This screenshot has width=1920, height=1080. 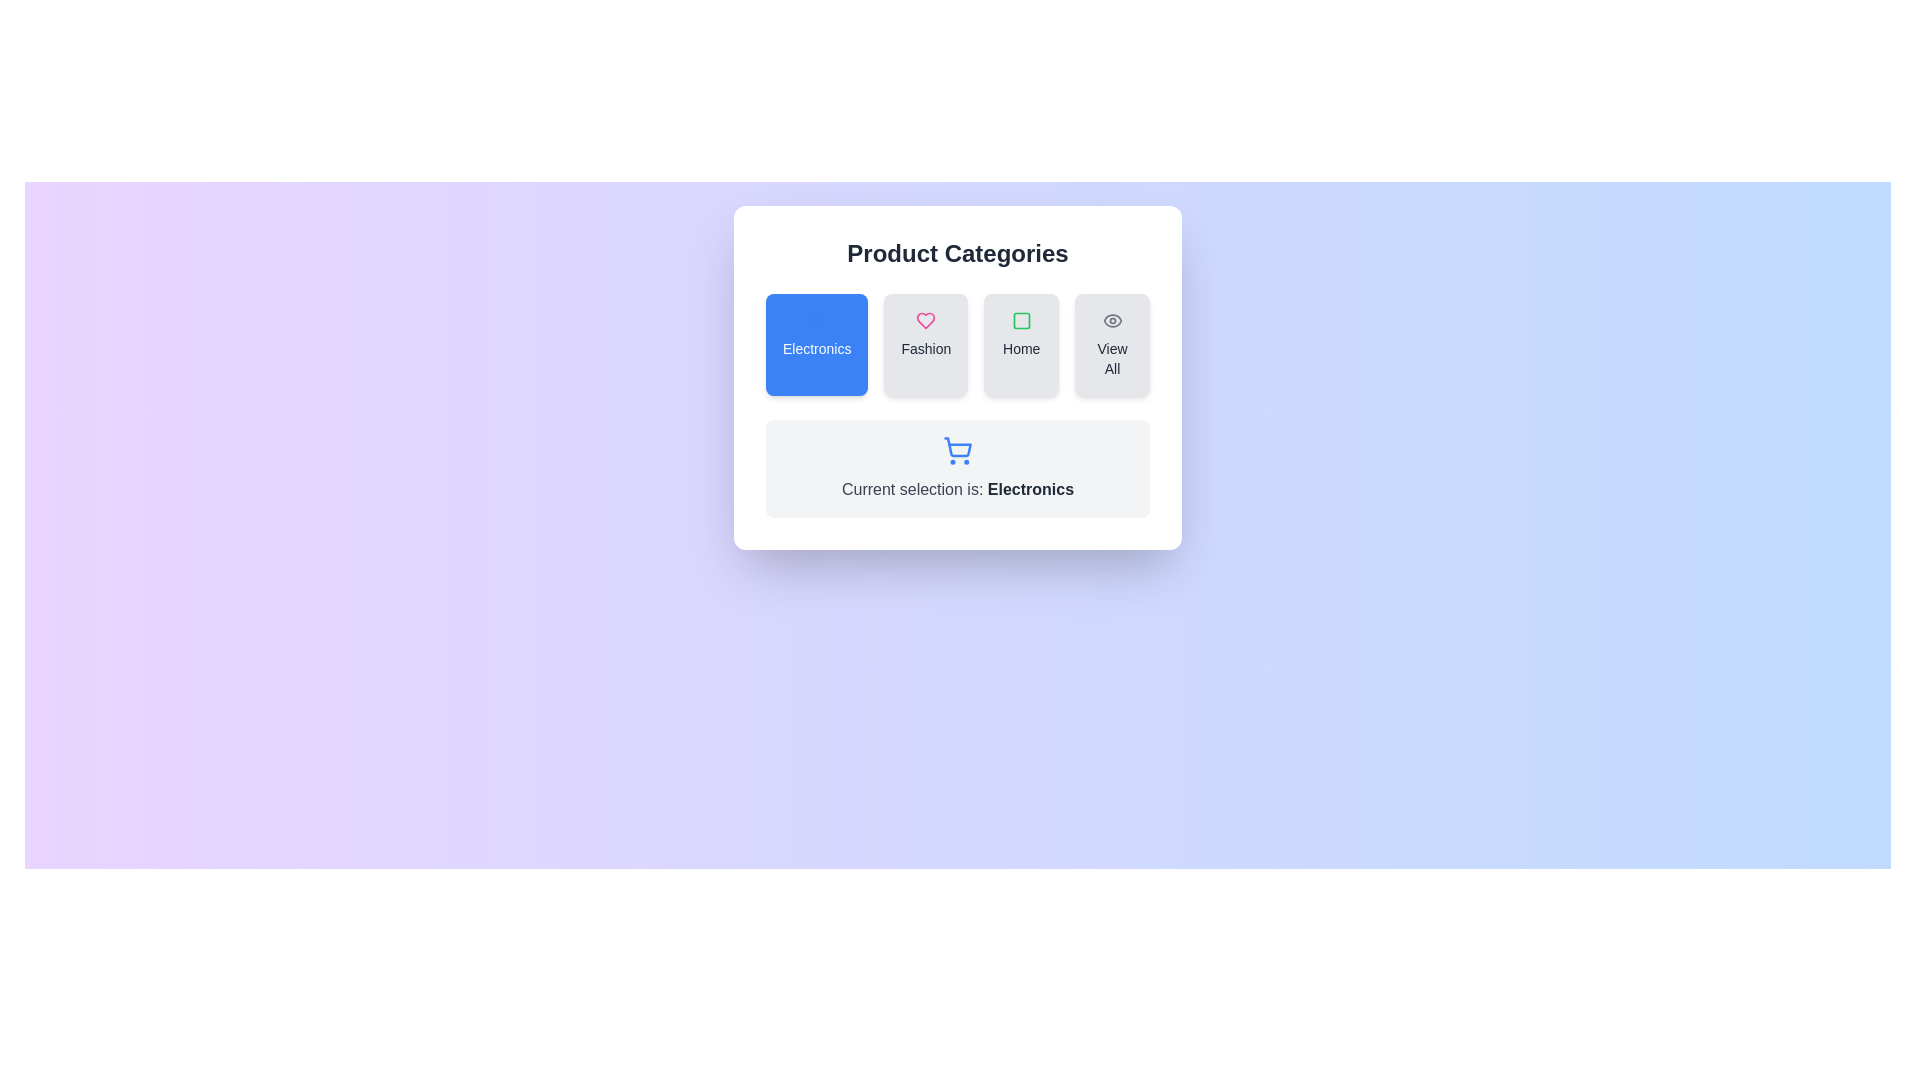 I want to click on the SVG Circle that represents the selected state for the 'Electronics' category, located within the first category button highlighted in blue, so click(x=817, y=319).